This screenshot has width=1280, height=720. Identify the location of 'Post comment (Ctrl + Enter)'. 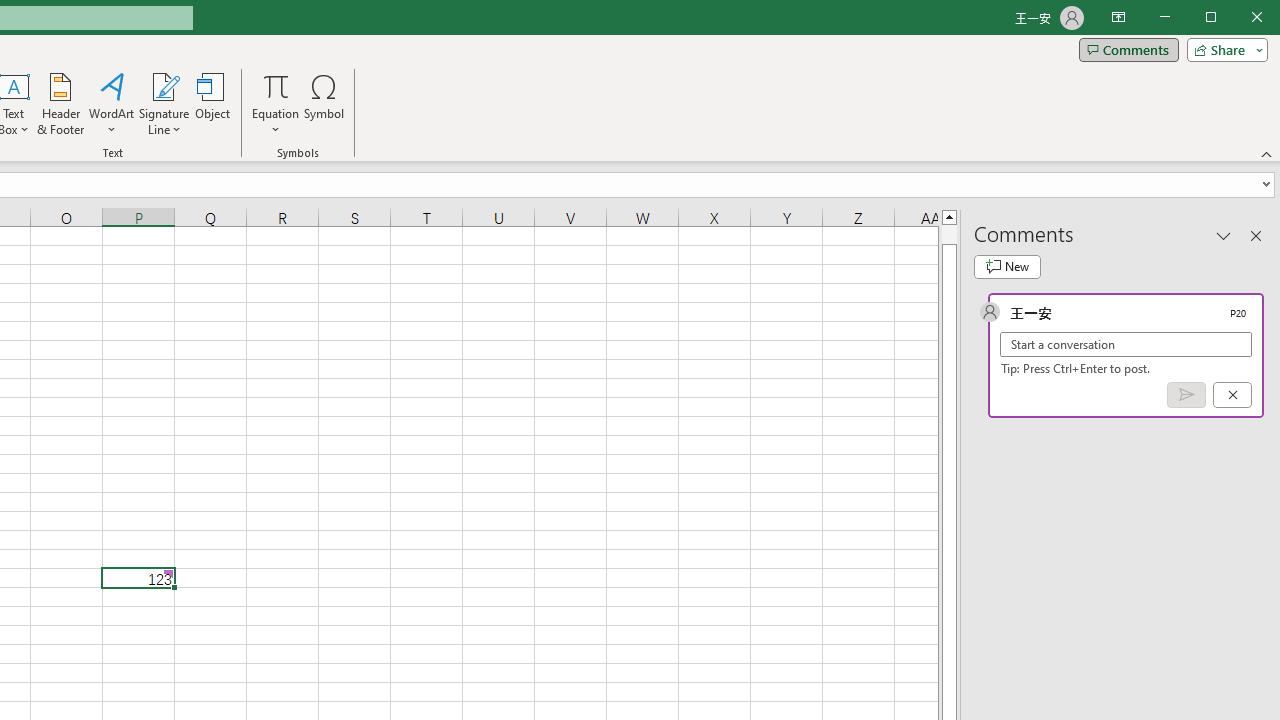
(1186, 395).